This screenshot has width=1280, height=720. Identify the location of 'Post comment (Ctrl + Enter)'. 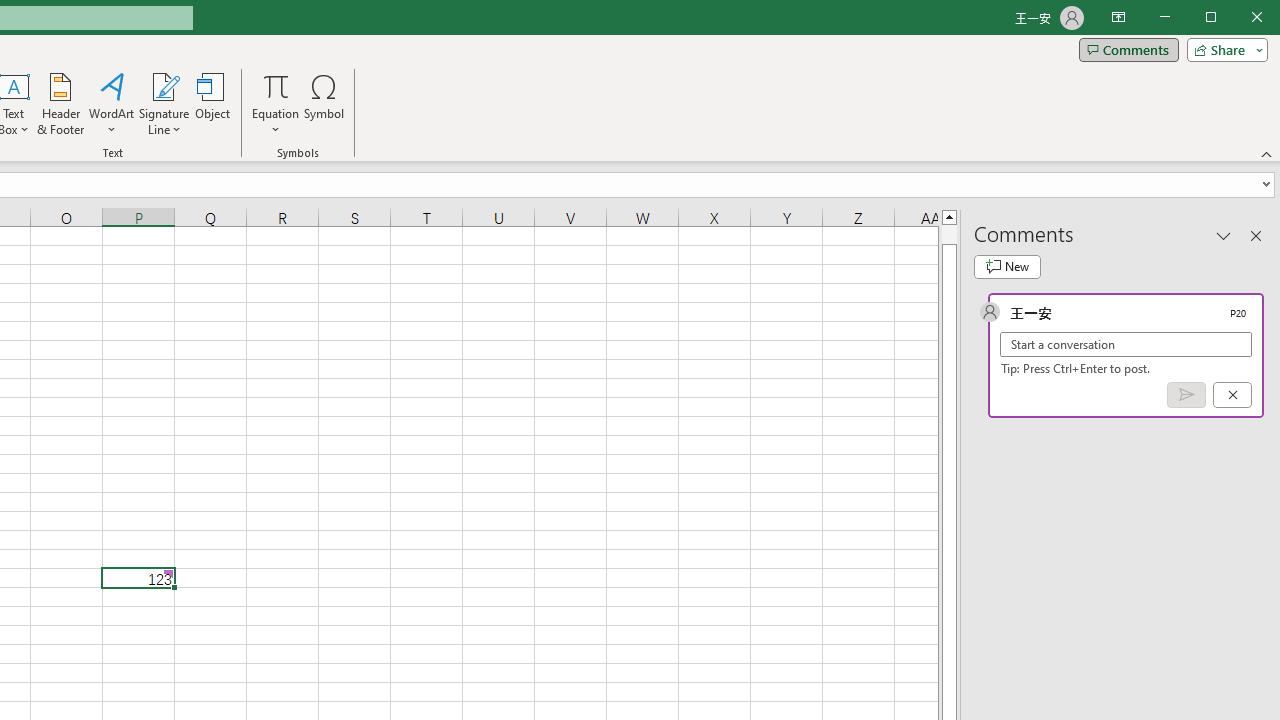
(1186, 395).